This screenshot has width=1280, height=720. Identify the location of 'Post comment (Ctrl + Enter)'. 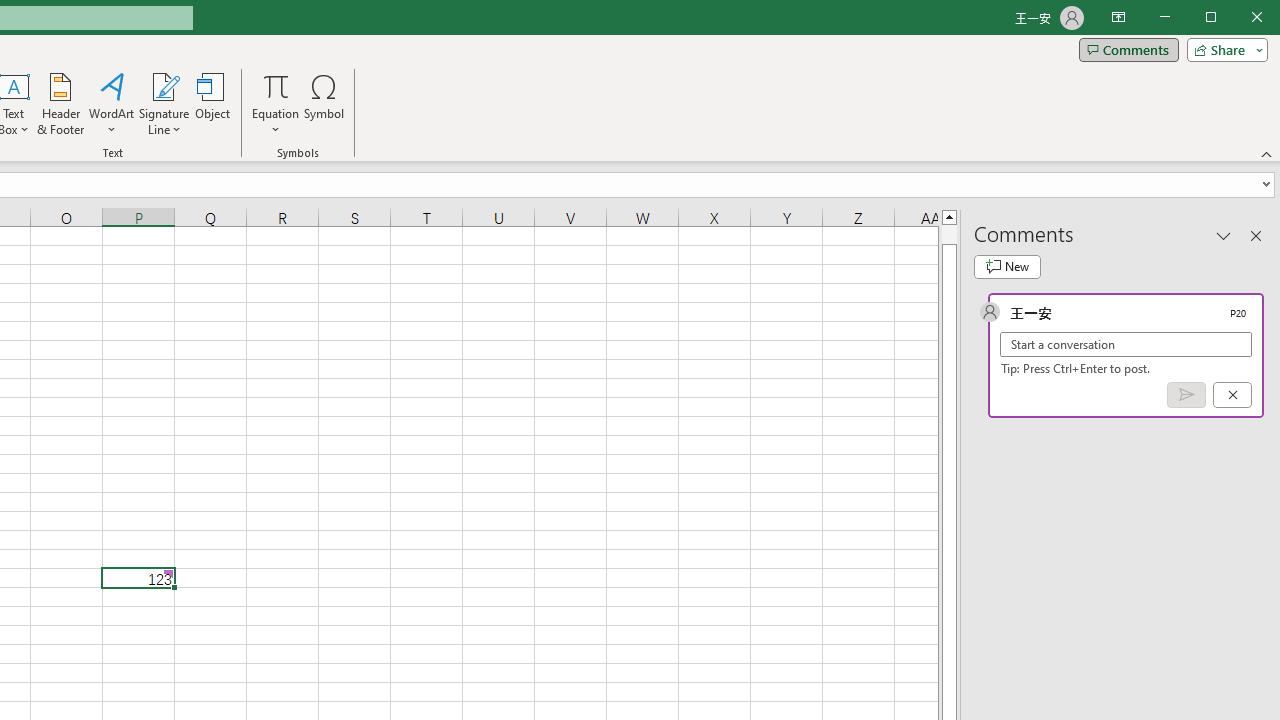
(1186, 395).